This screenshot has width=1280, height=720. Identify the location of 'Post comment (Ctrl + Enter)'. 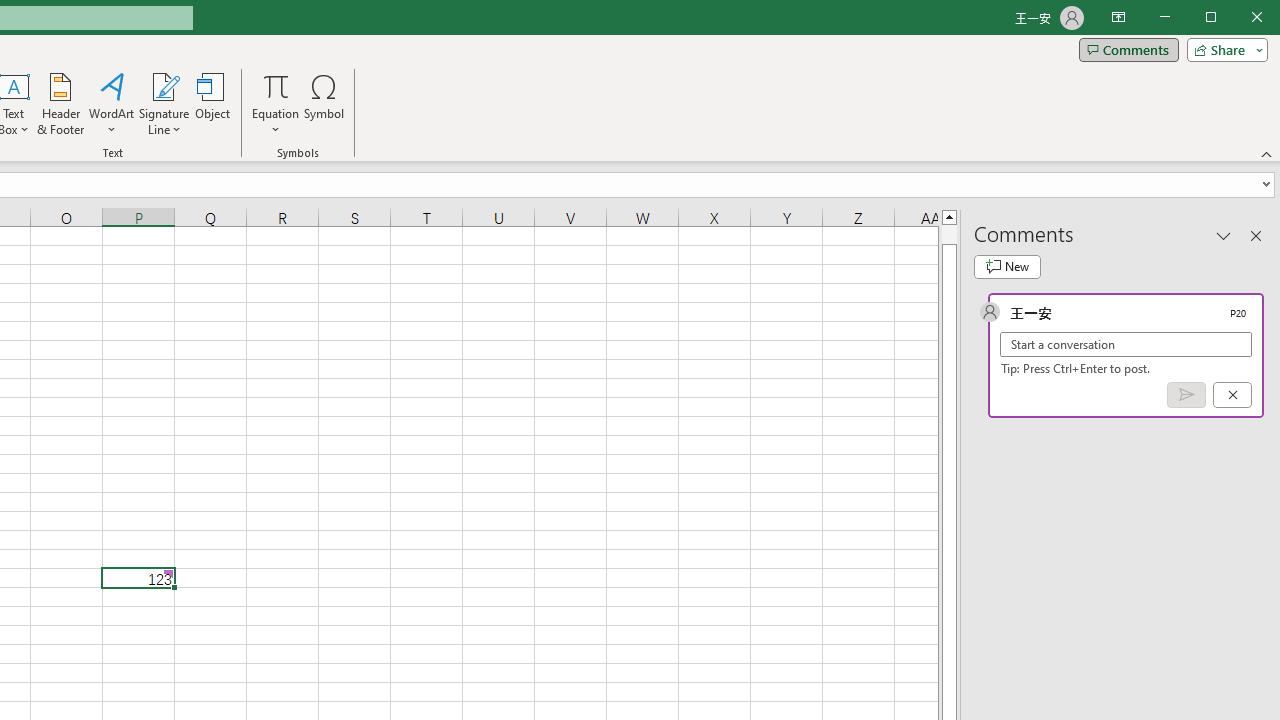
(1186, 395).